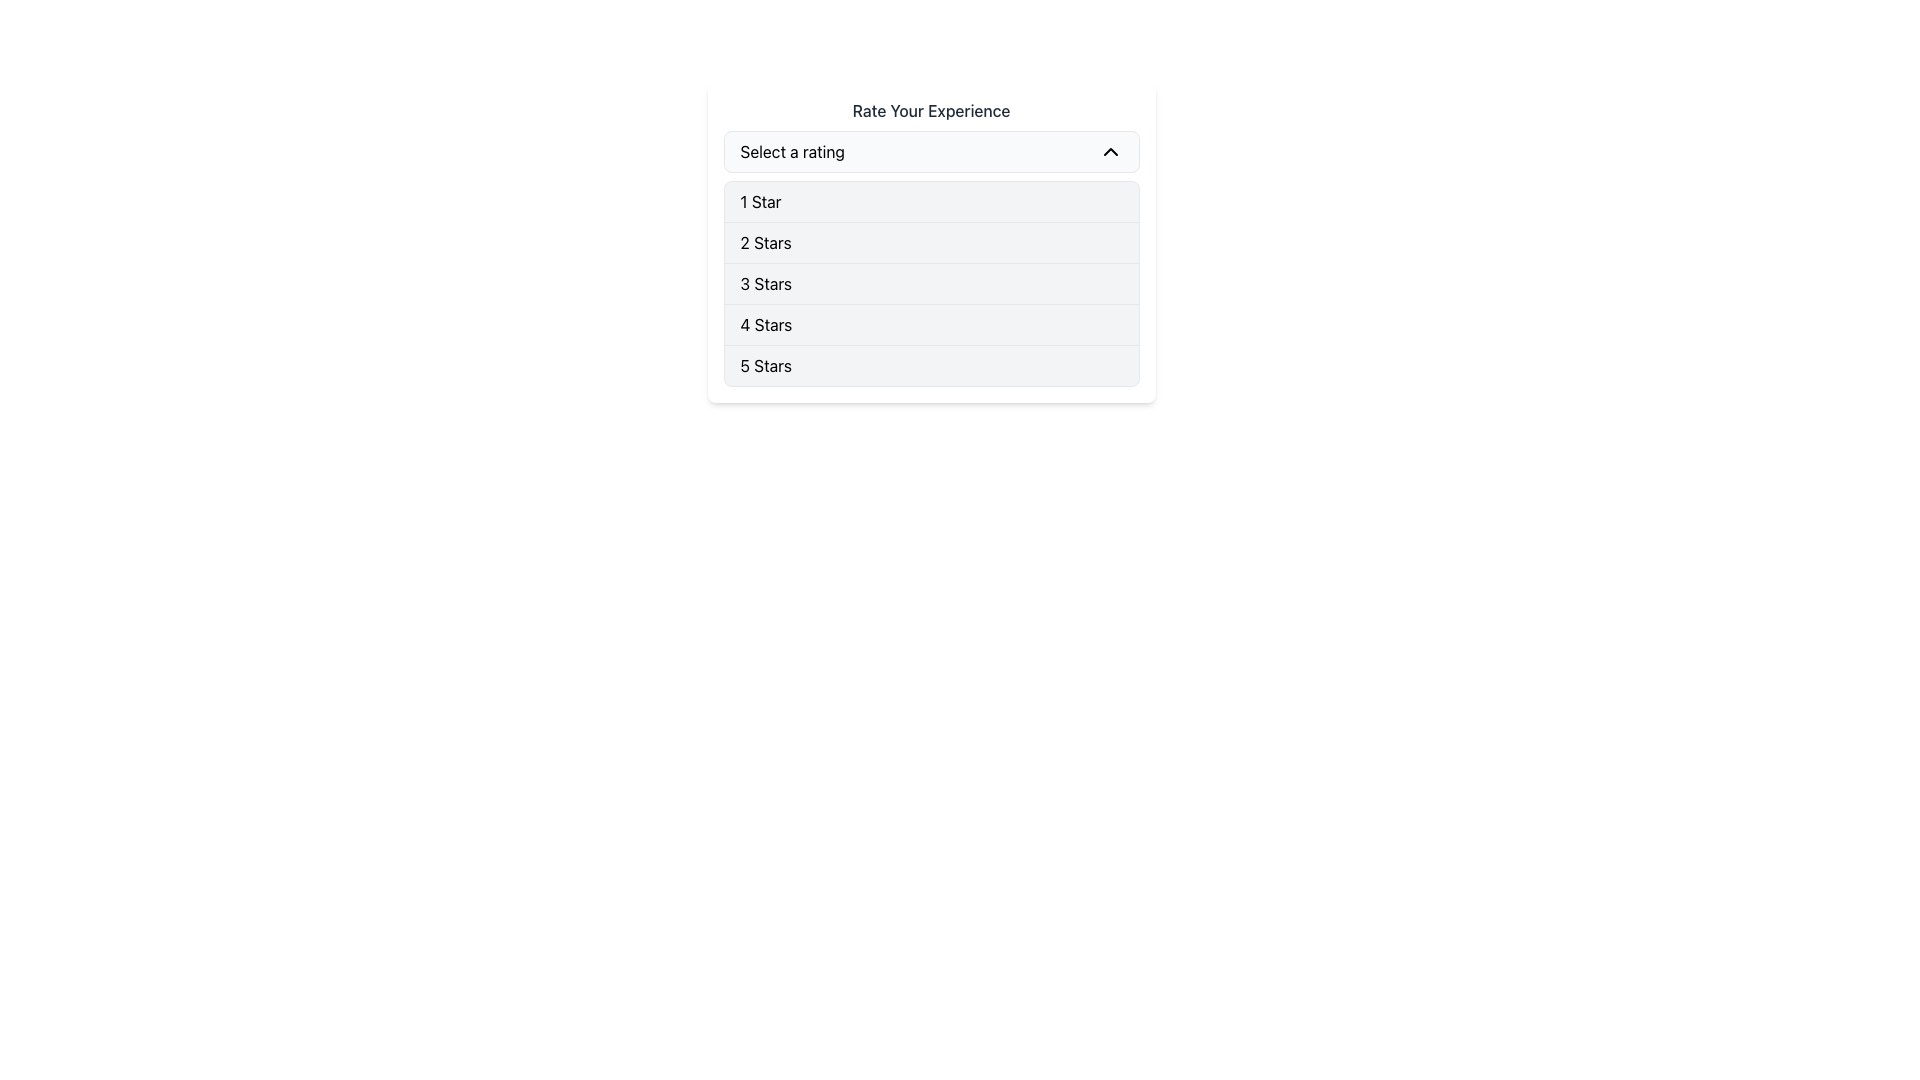 This screenshot has height=1080, width=1920. I want to click on the clickable list item displaying '5 Stars', so click(930, 365).